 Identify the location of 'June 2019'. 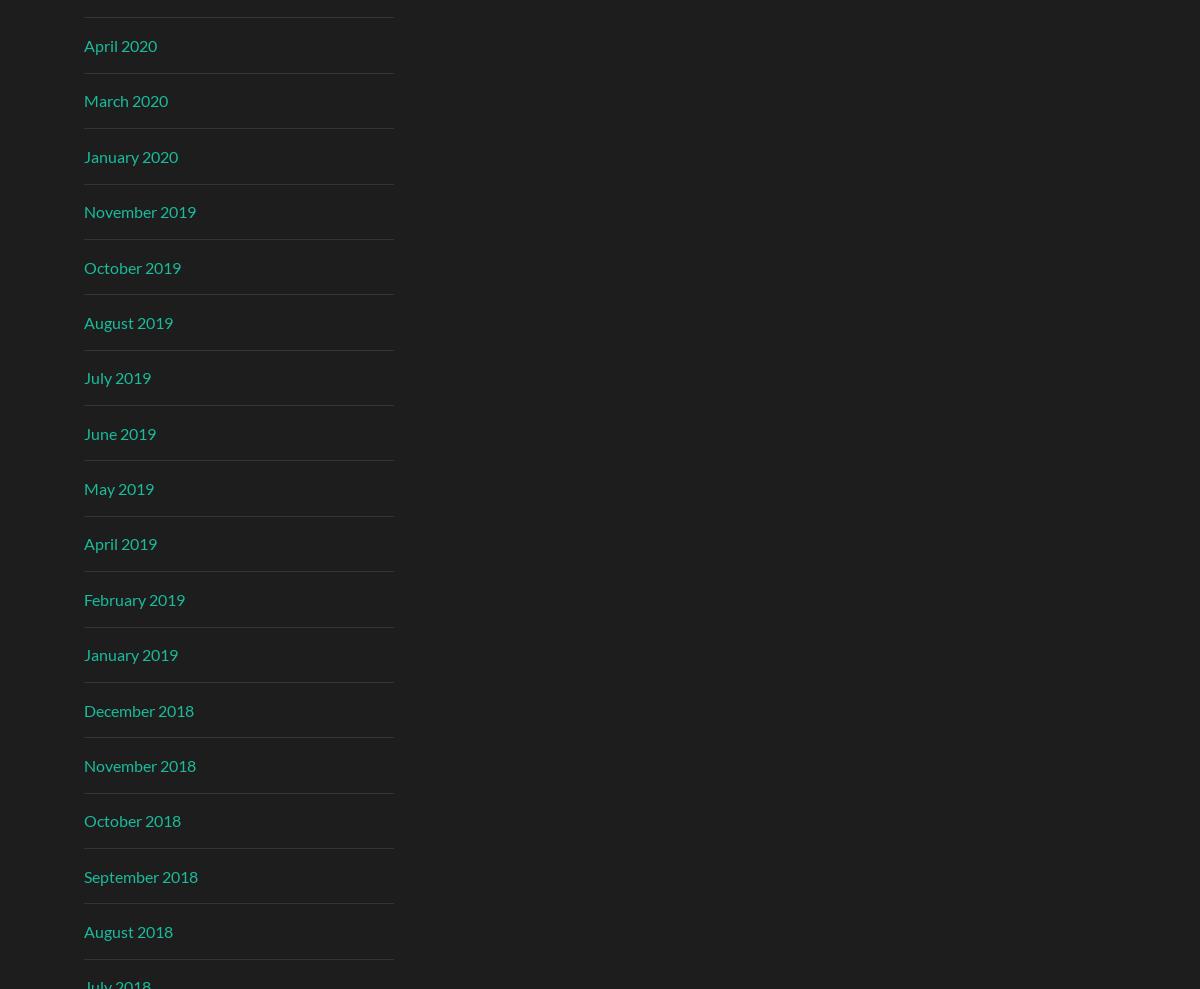
(120, 432).